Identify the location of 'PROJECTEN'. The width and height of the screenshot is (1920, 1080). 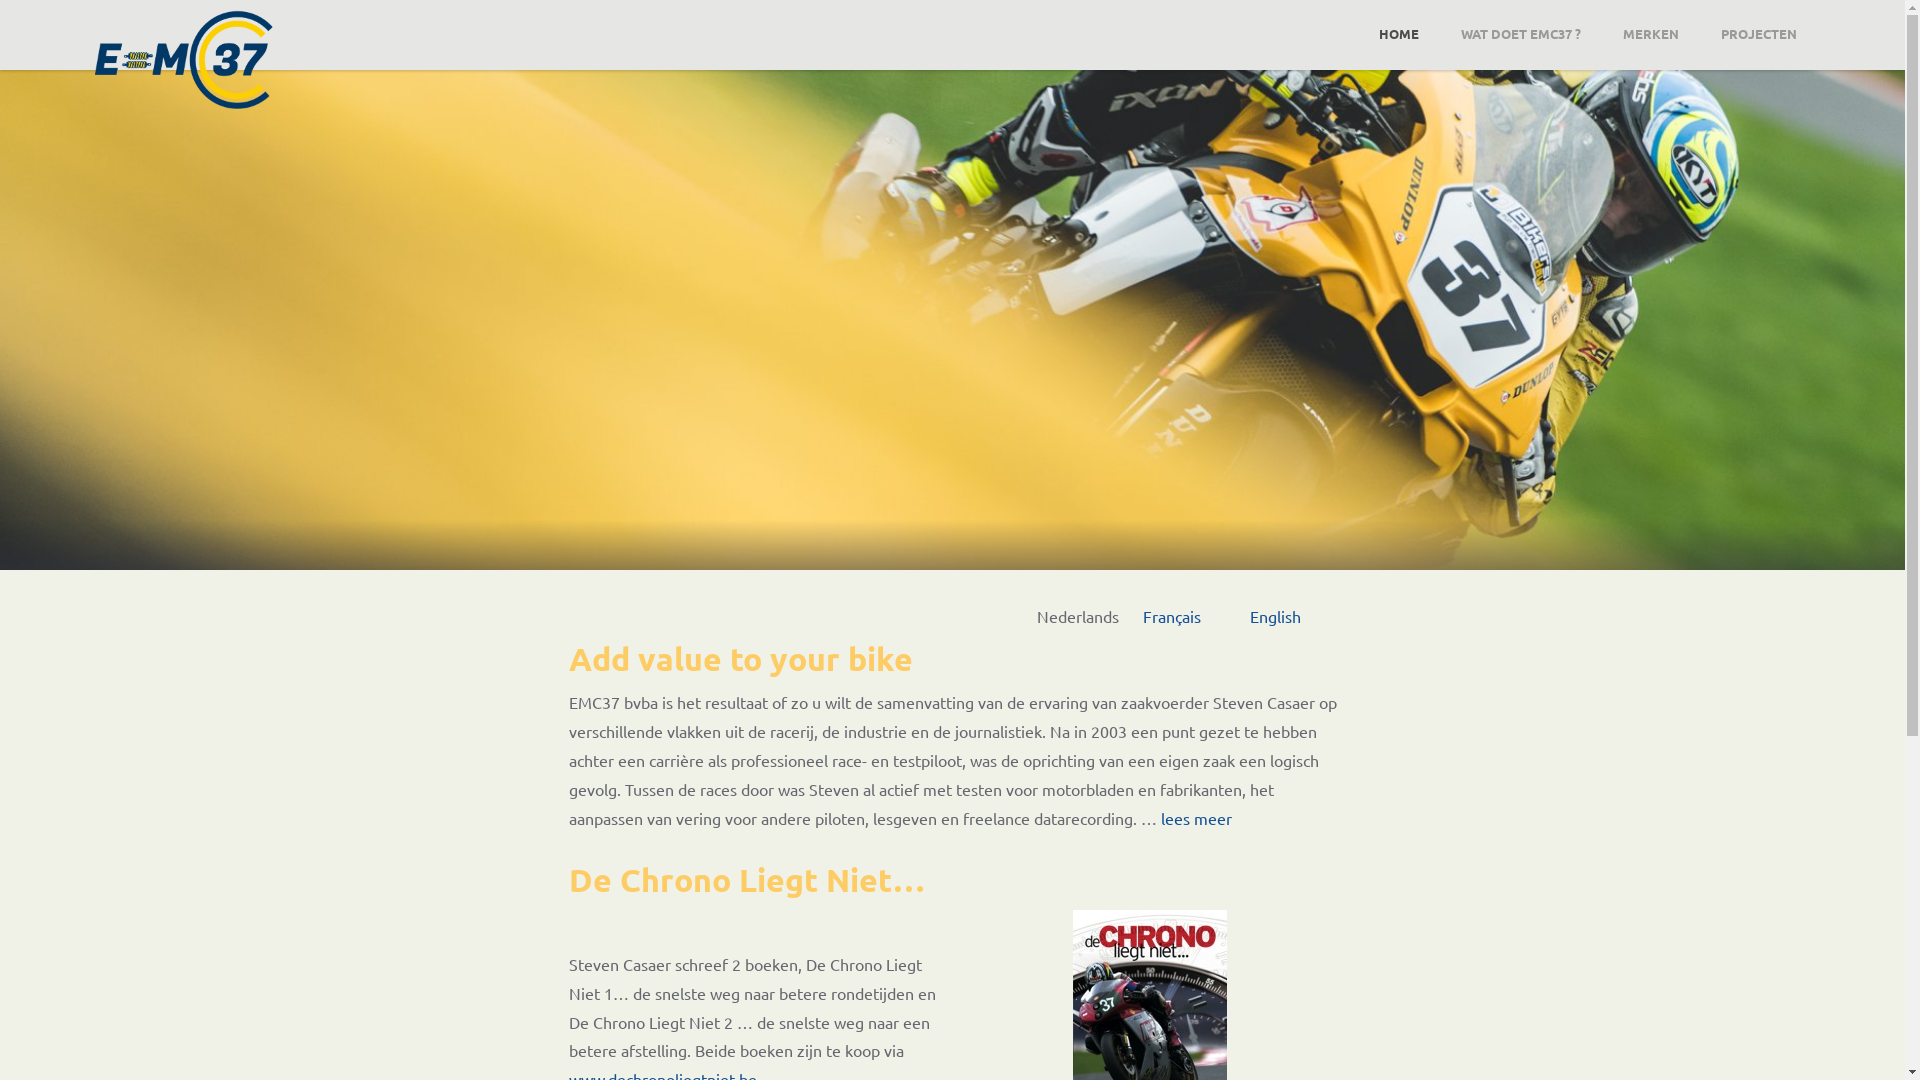
(1757, 33).